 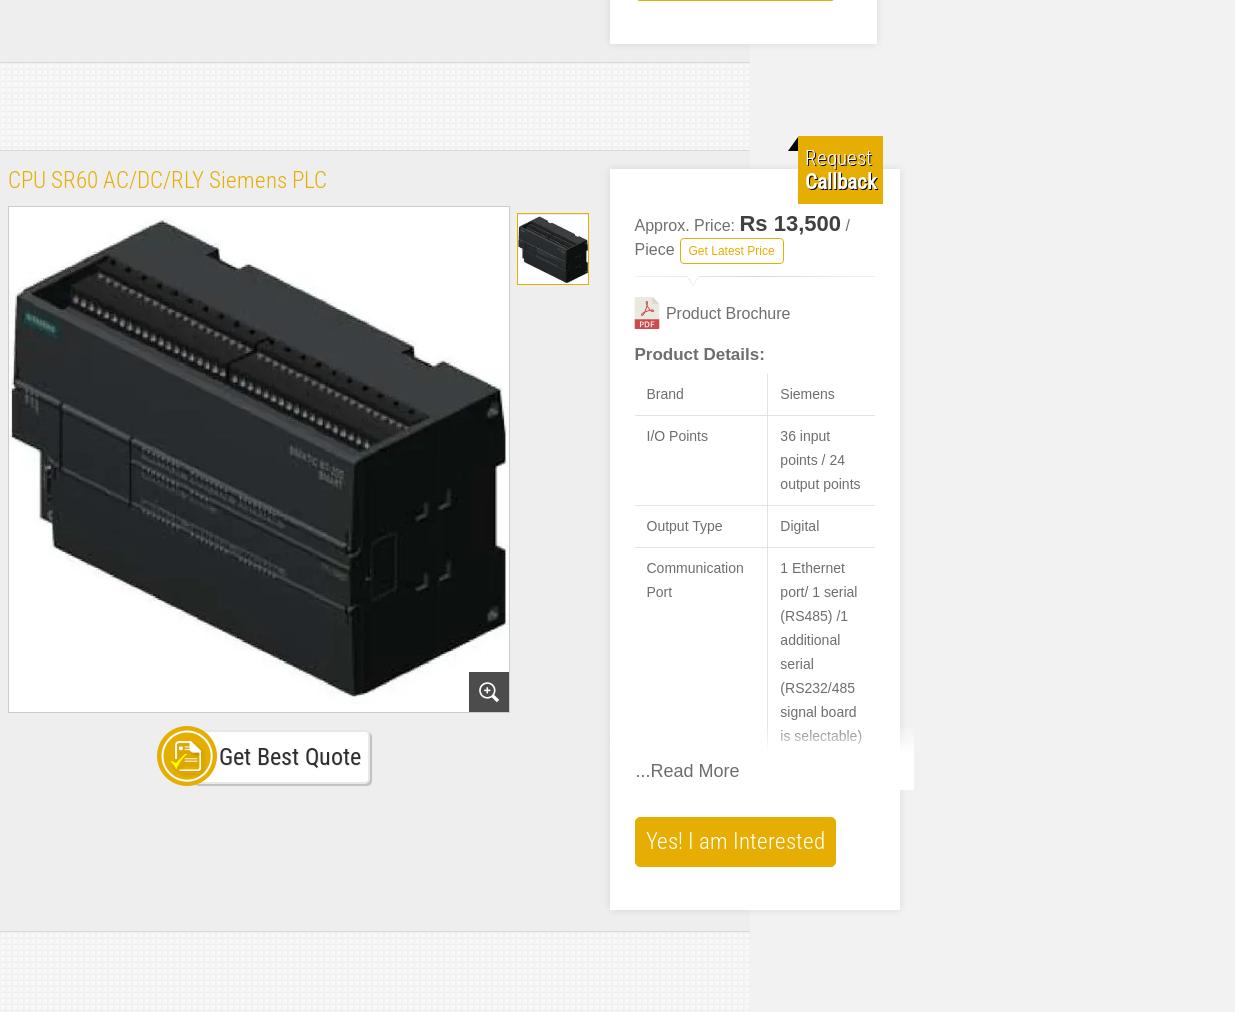 I want to click on 'I/O Points', so click(x=676, y=435).